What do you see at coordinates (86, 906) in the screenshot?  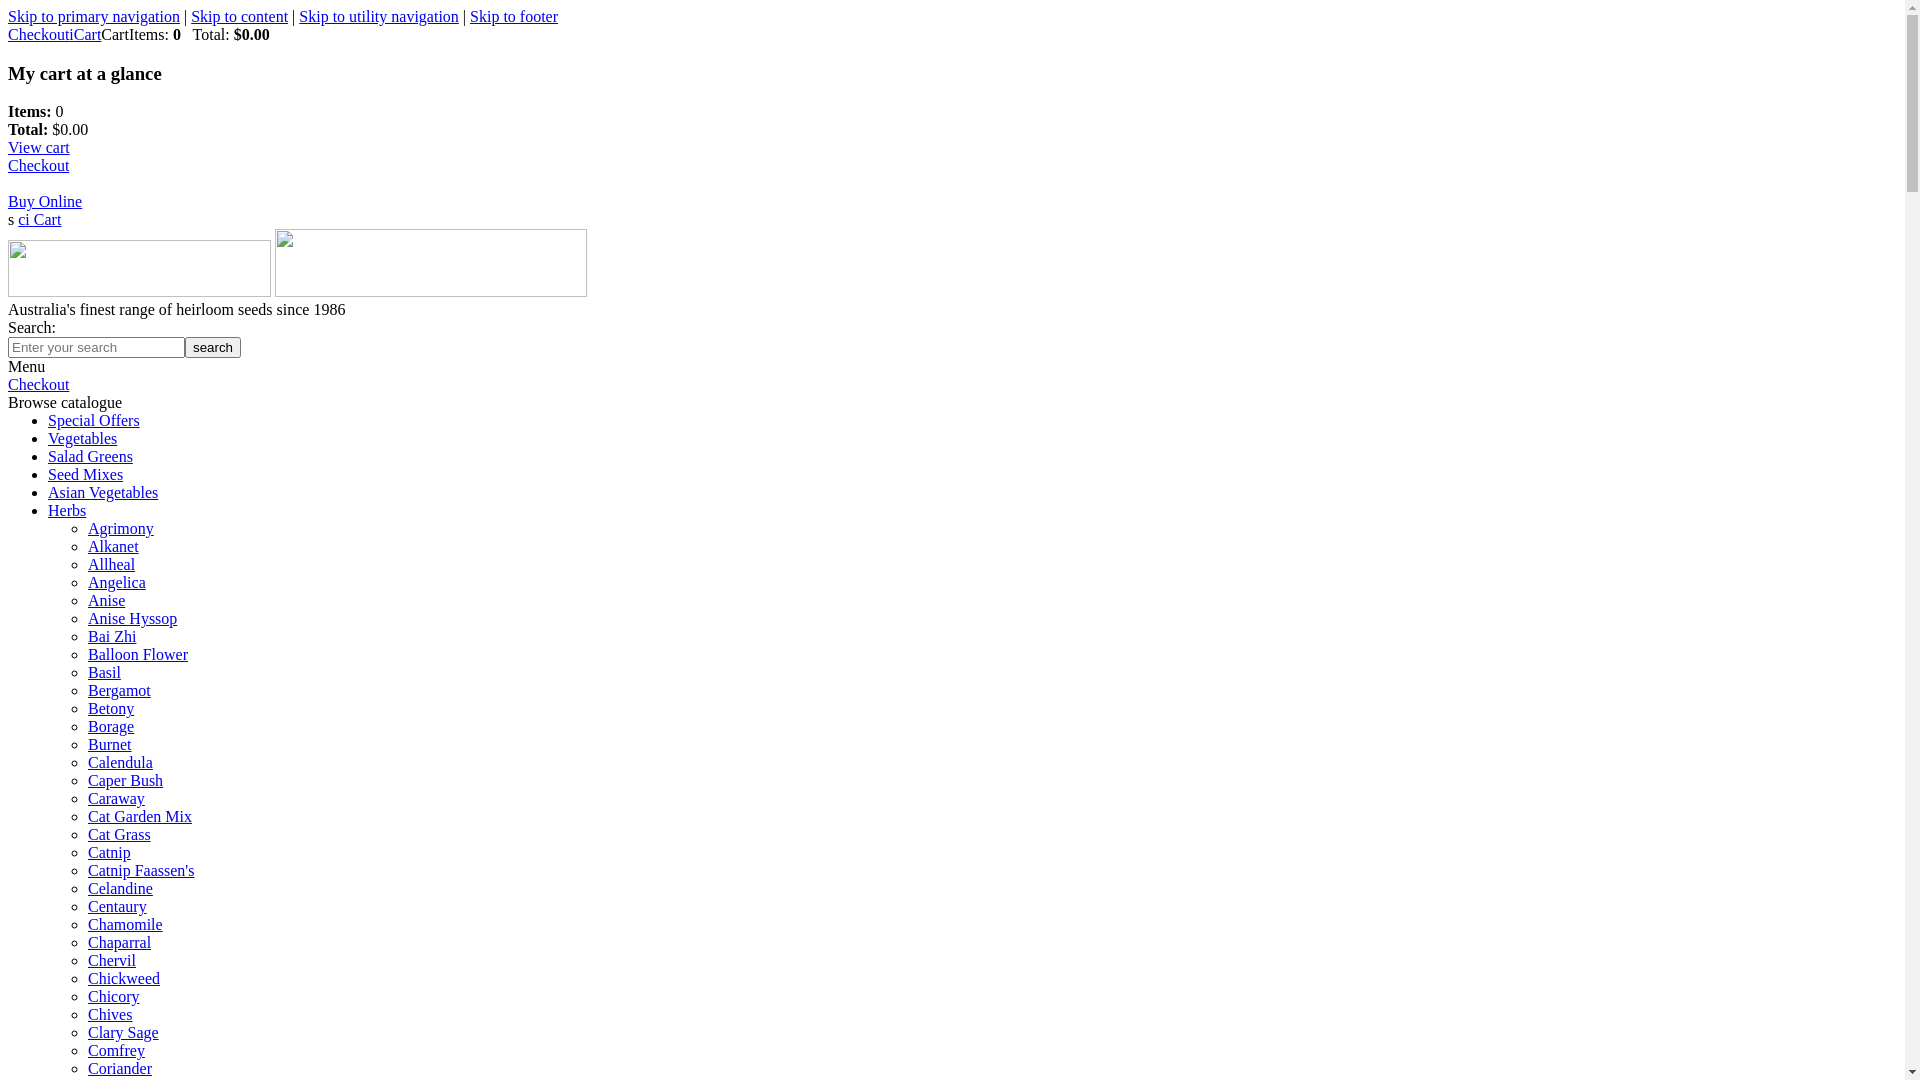 I see `'Centaury'` at bounding box center [86, 906].